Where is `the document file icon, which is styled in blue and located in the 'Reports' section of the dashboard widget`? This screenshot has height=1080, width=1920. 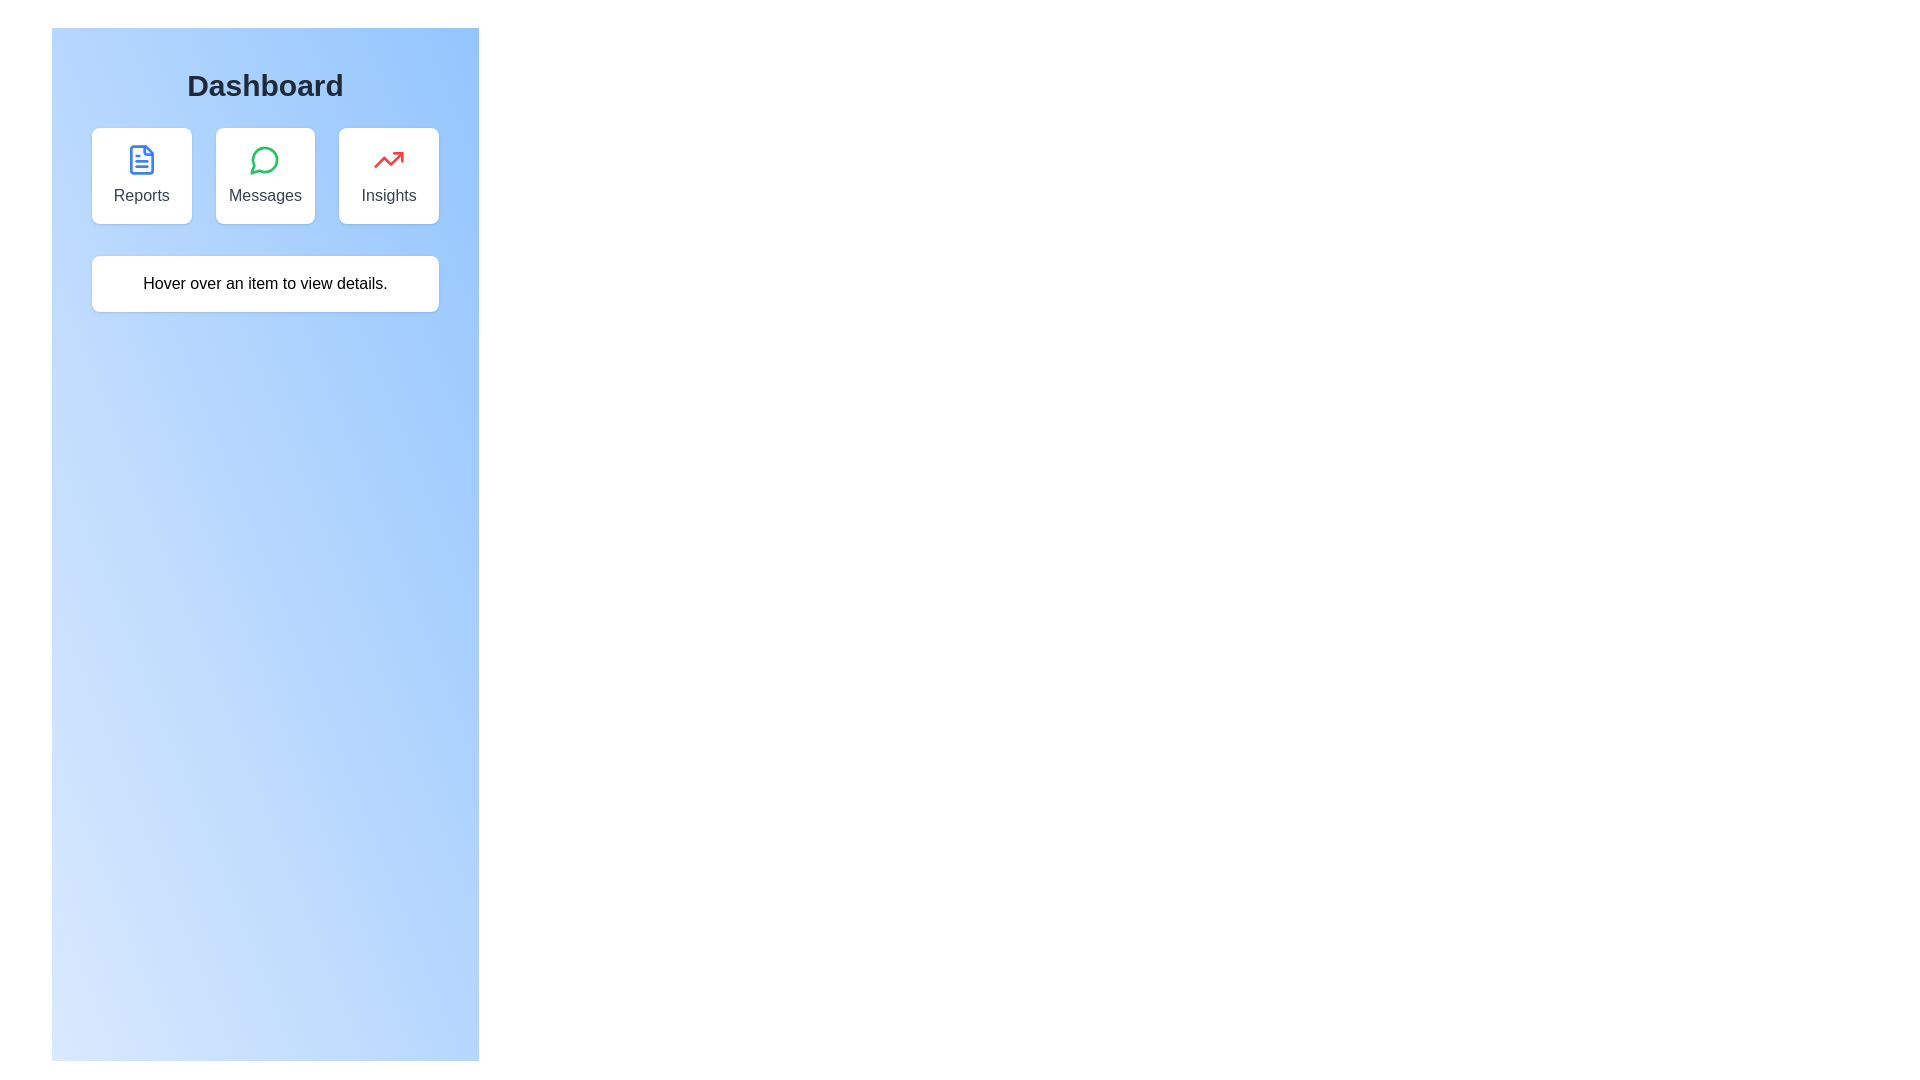 the document file icon, which is styled in blue and located in the 'Reports' section of the dashboard widget is located at coordinates (140, 158).